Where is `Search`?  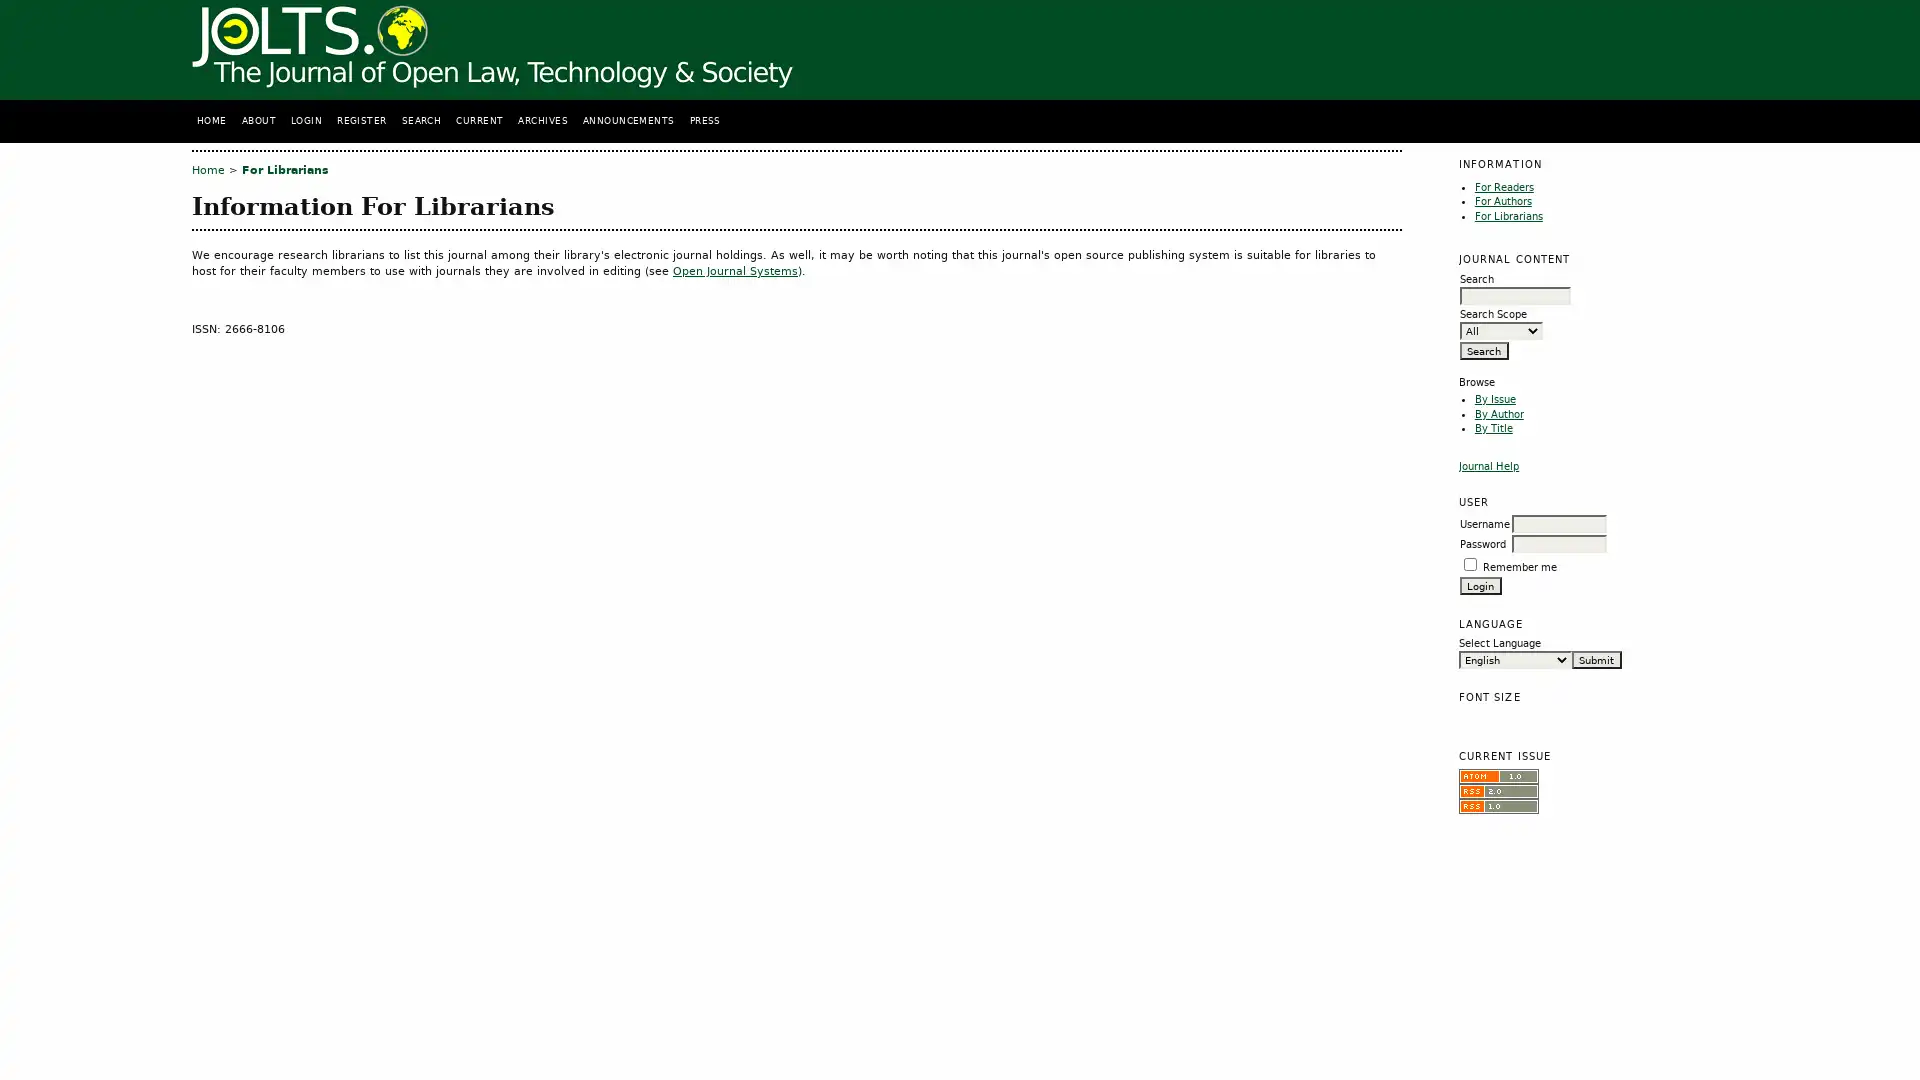 Search is located at coordinates (1483, 349).